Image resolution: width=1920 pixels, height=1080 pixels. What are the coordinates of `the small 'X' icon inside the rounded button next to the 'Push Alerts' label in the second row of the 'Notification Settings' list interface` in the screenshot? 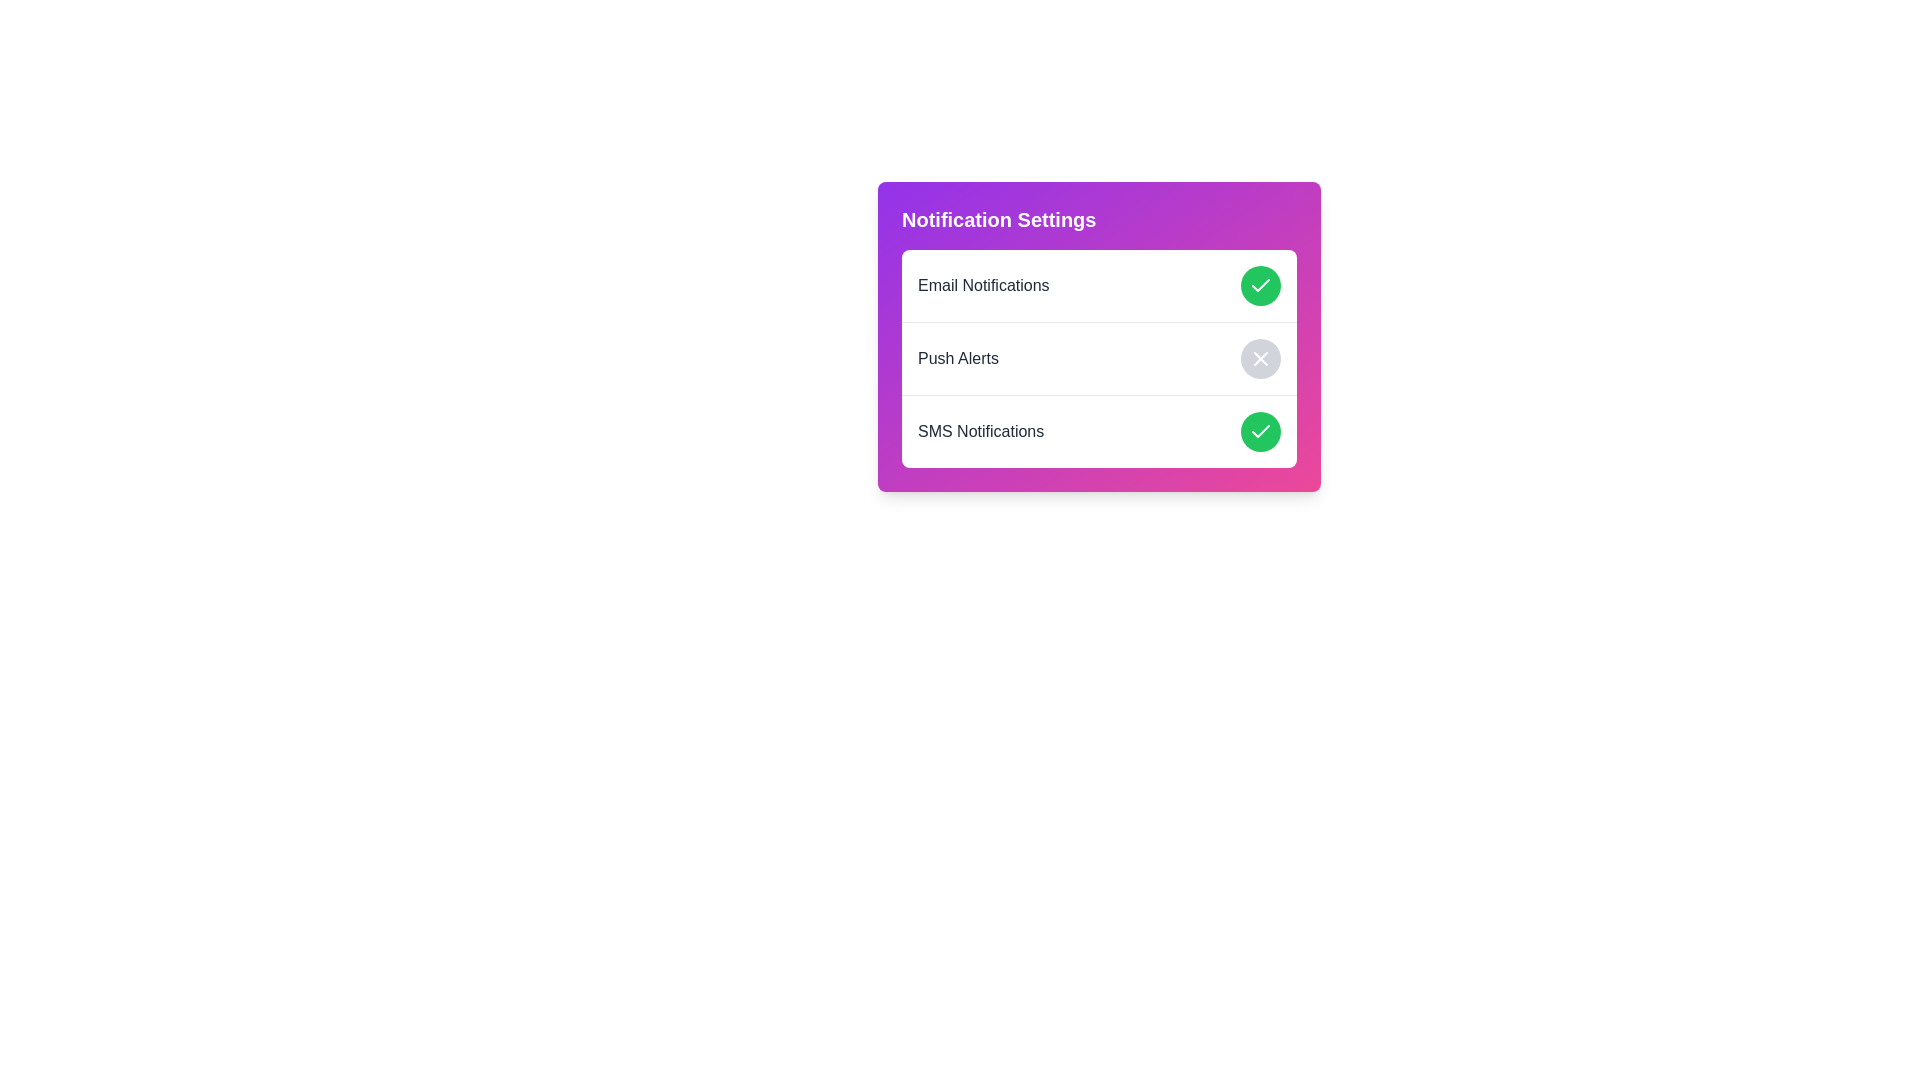 It's located at (1260, 357).